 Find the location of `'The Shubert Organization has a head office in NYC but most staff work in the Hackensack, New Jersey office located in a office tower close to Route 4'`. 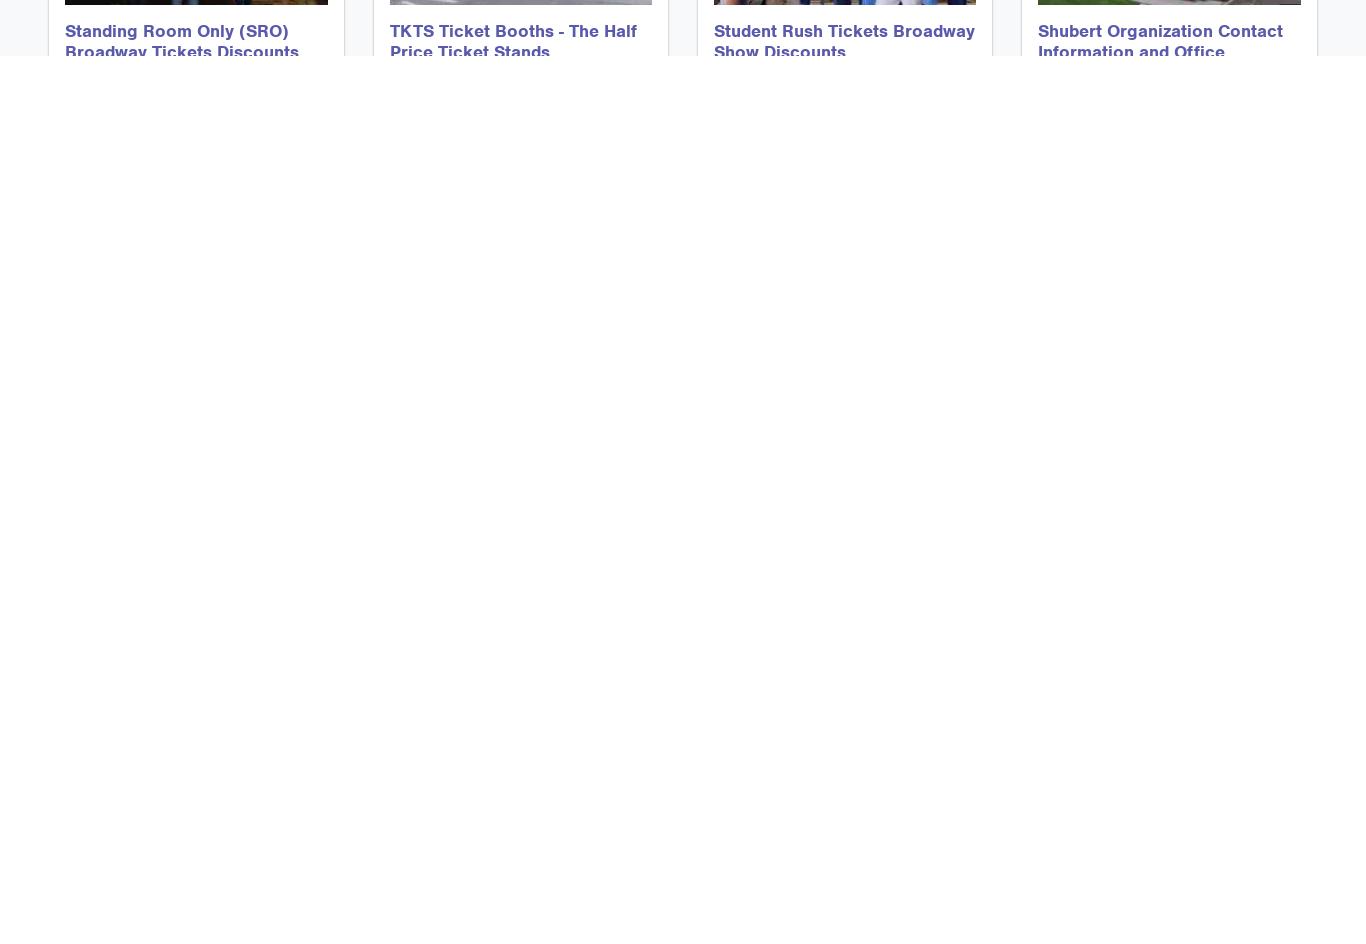

'The Shubert Organization has a head office in NYC but most staff work in the Hackensack, New Jersey office located in a office tower close to Route 4' is located at coordinates (1037, 156).